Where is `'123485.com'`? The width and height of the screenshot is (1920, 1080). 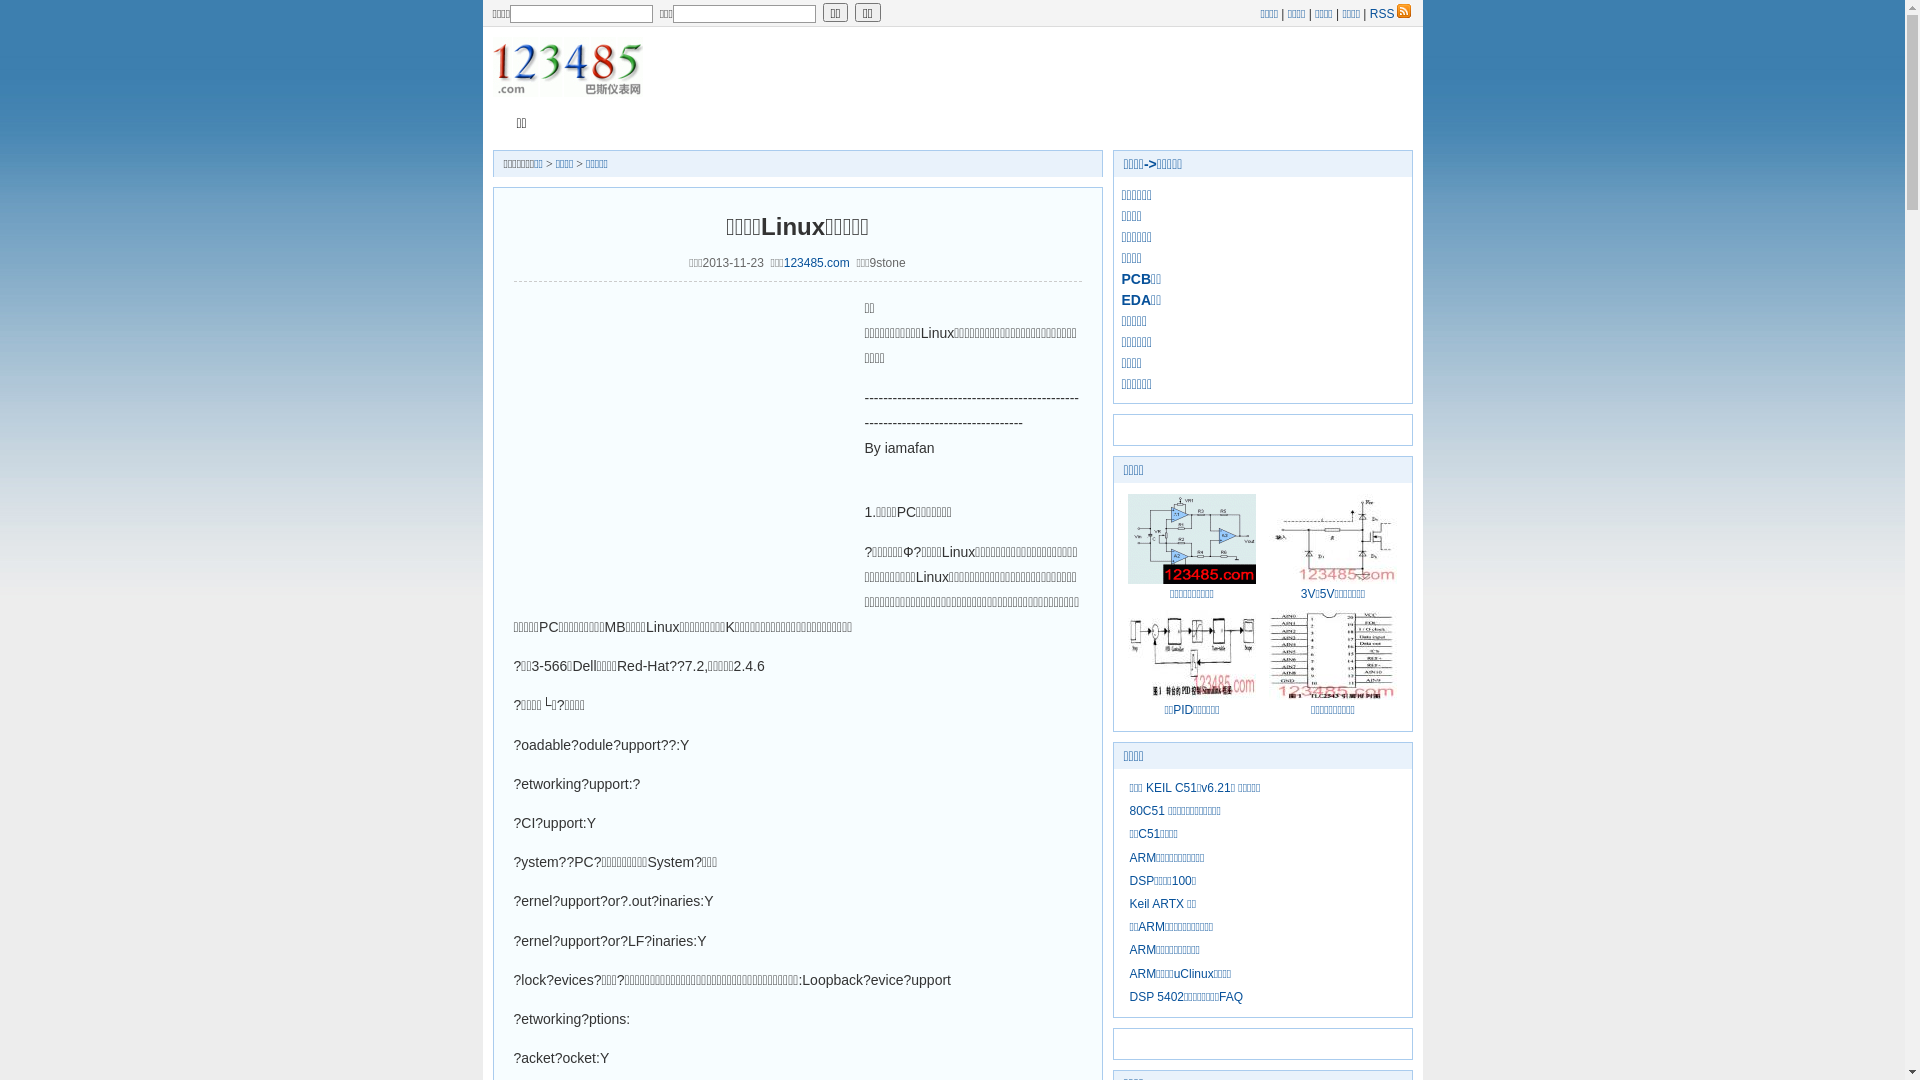 '123485.com' is located at coordinates (816, 261).